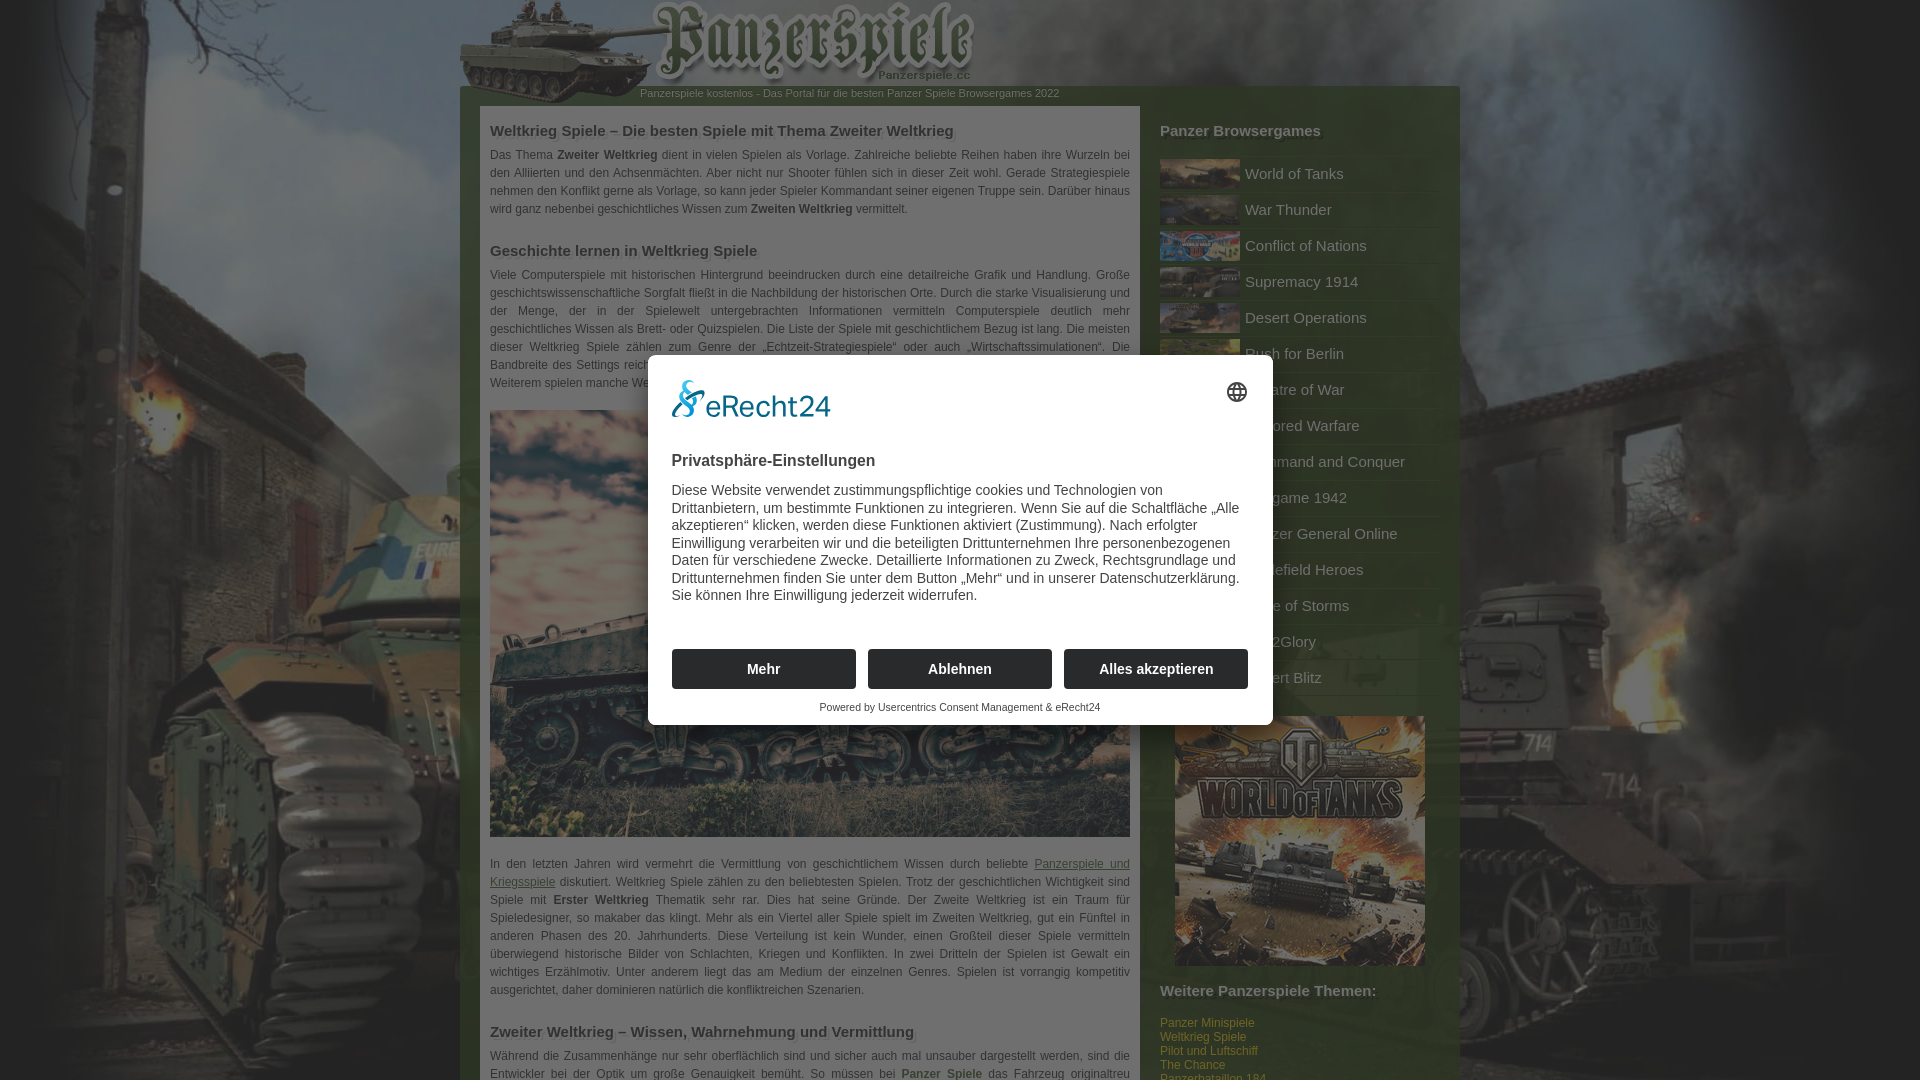  I want to click on 'Wargame 1942', so click(1300, 496).